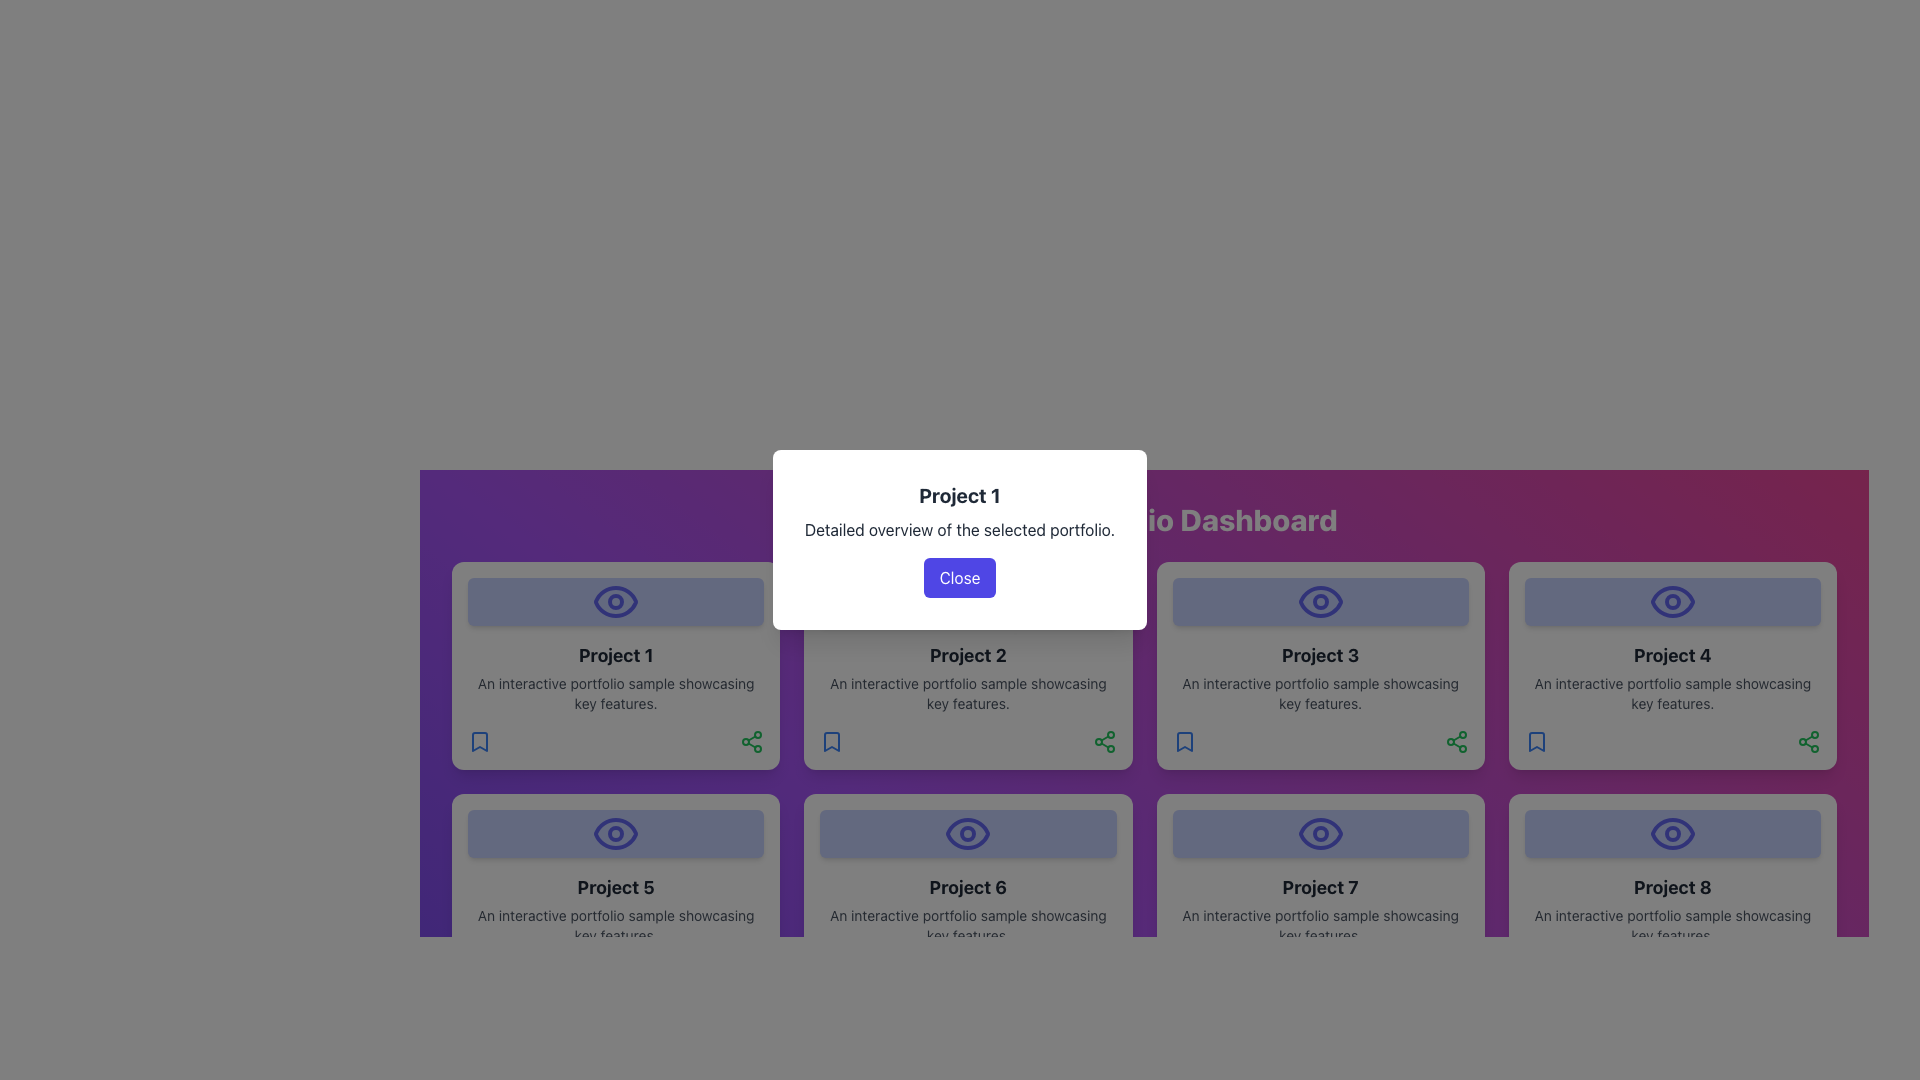 The width and height of the screenshot is (1920, 1080). What do you see at coordinates (1672, 833) in the screenshot?
I see `the eye icon button with an indigo background, located in the upper portion of the 'Project 8' card` at bounding box center [1672, 833].